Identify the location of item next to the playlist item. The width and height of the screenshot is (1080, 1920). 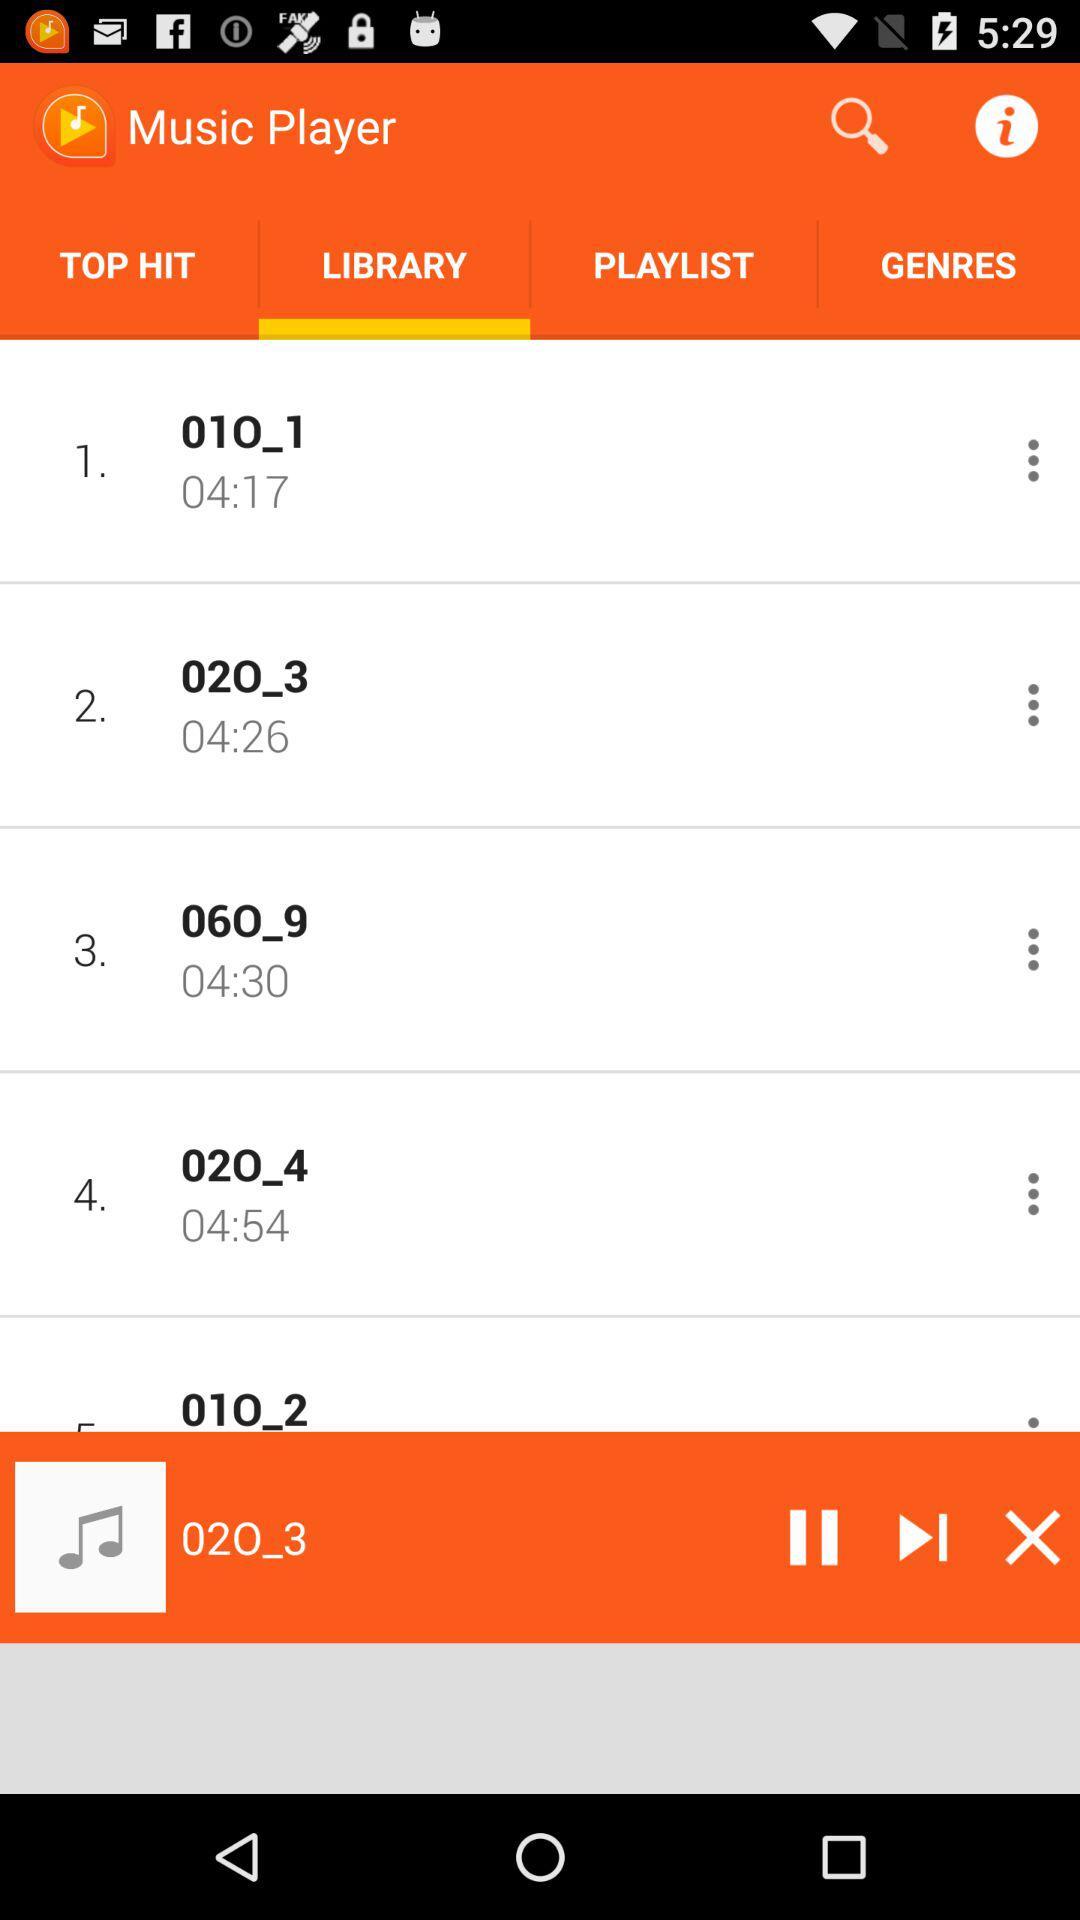
(947, 263).